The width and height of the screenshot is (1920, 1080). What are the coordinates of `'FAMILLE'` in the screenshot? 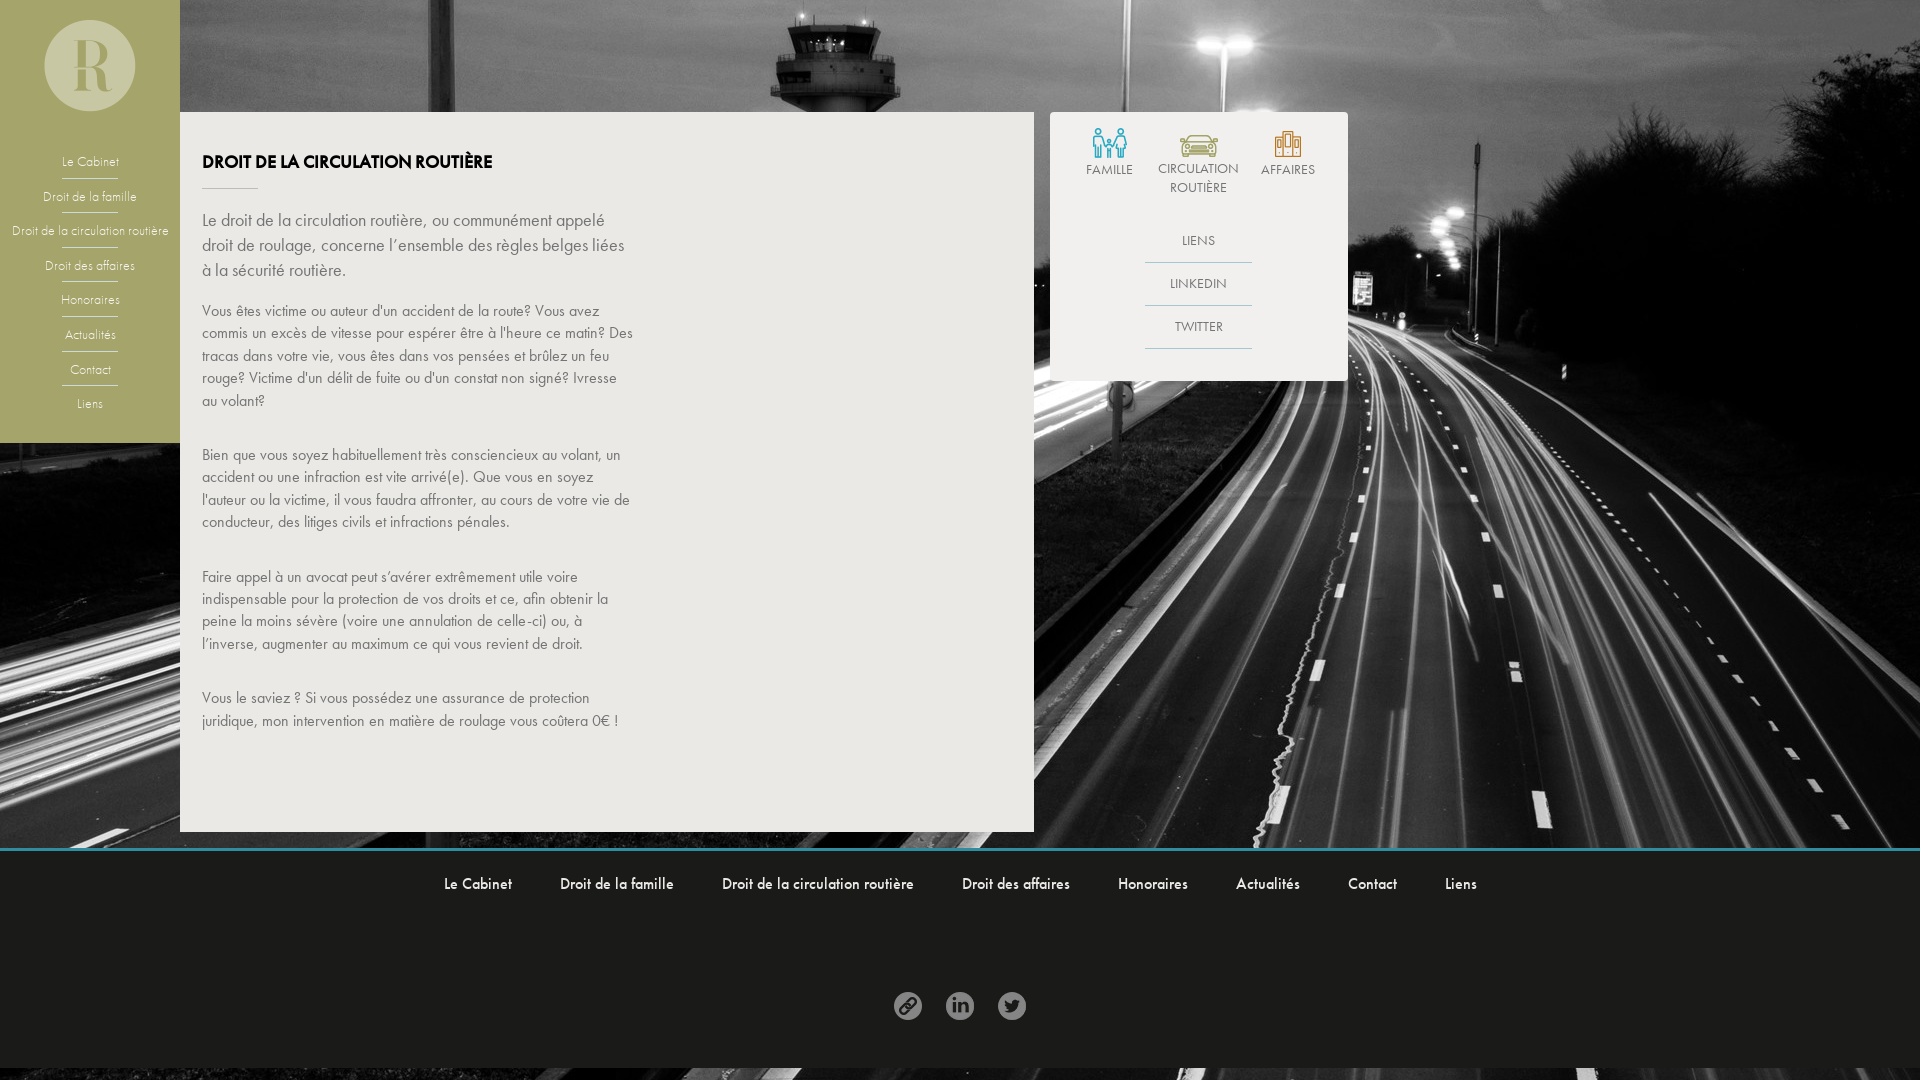 It's located at (1084, 153).